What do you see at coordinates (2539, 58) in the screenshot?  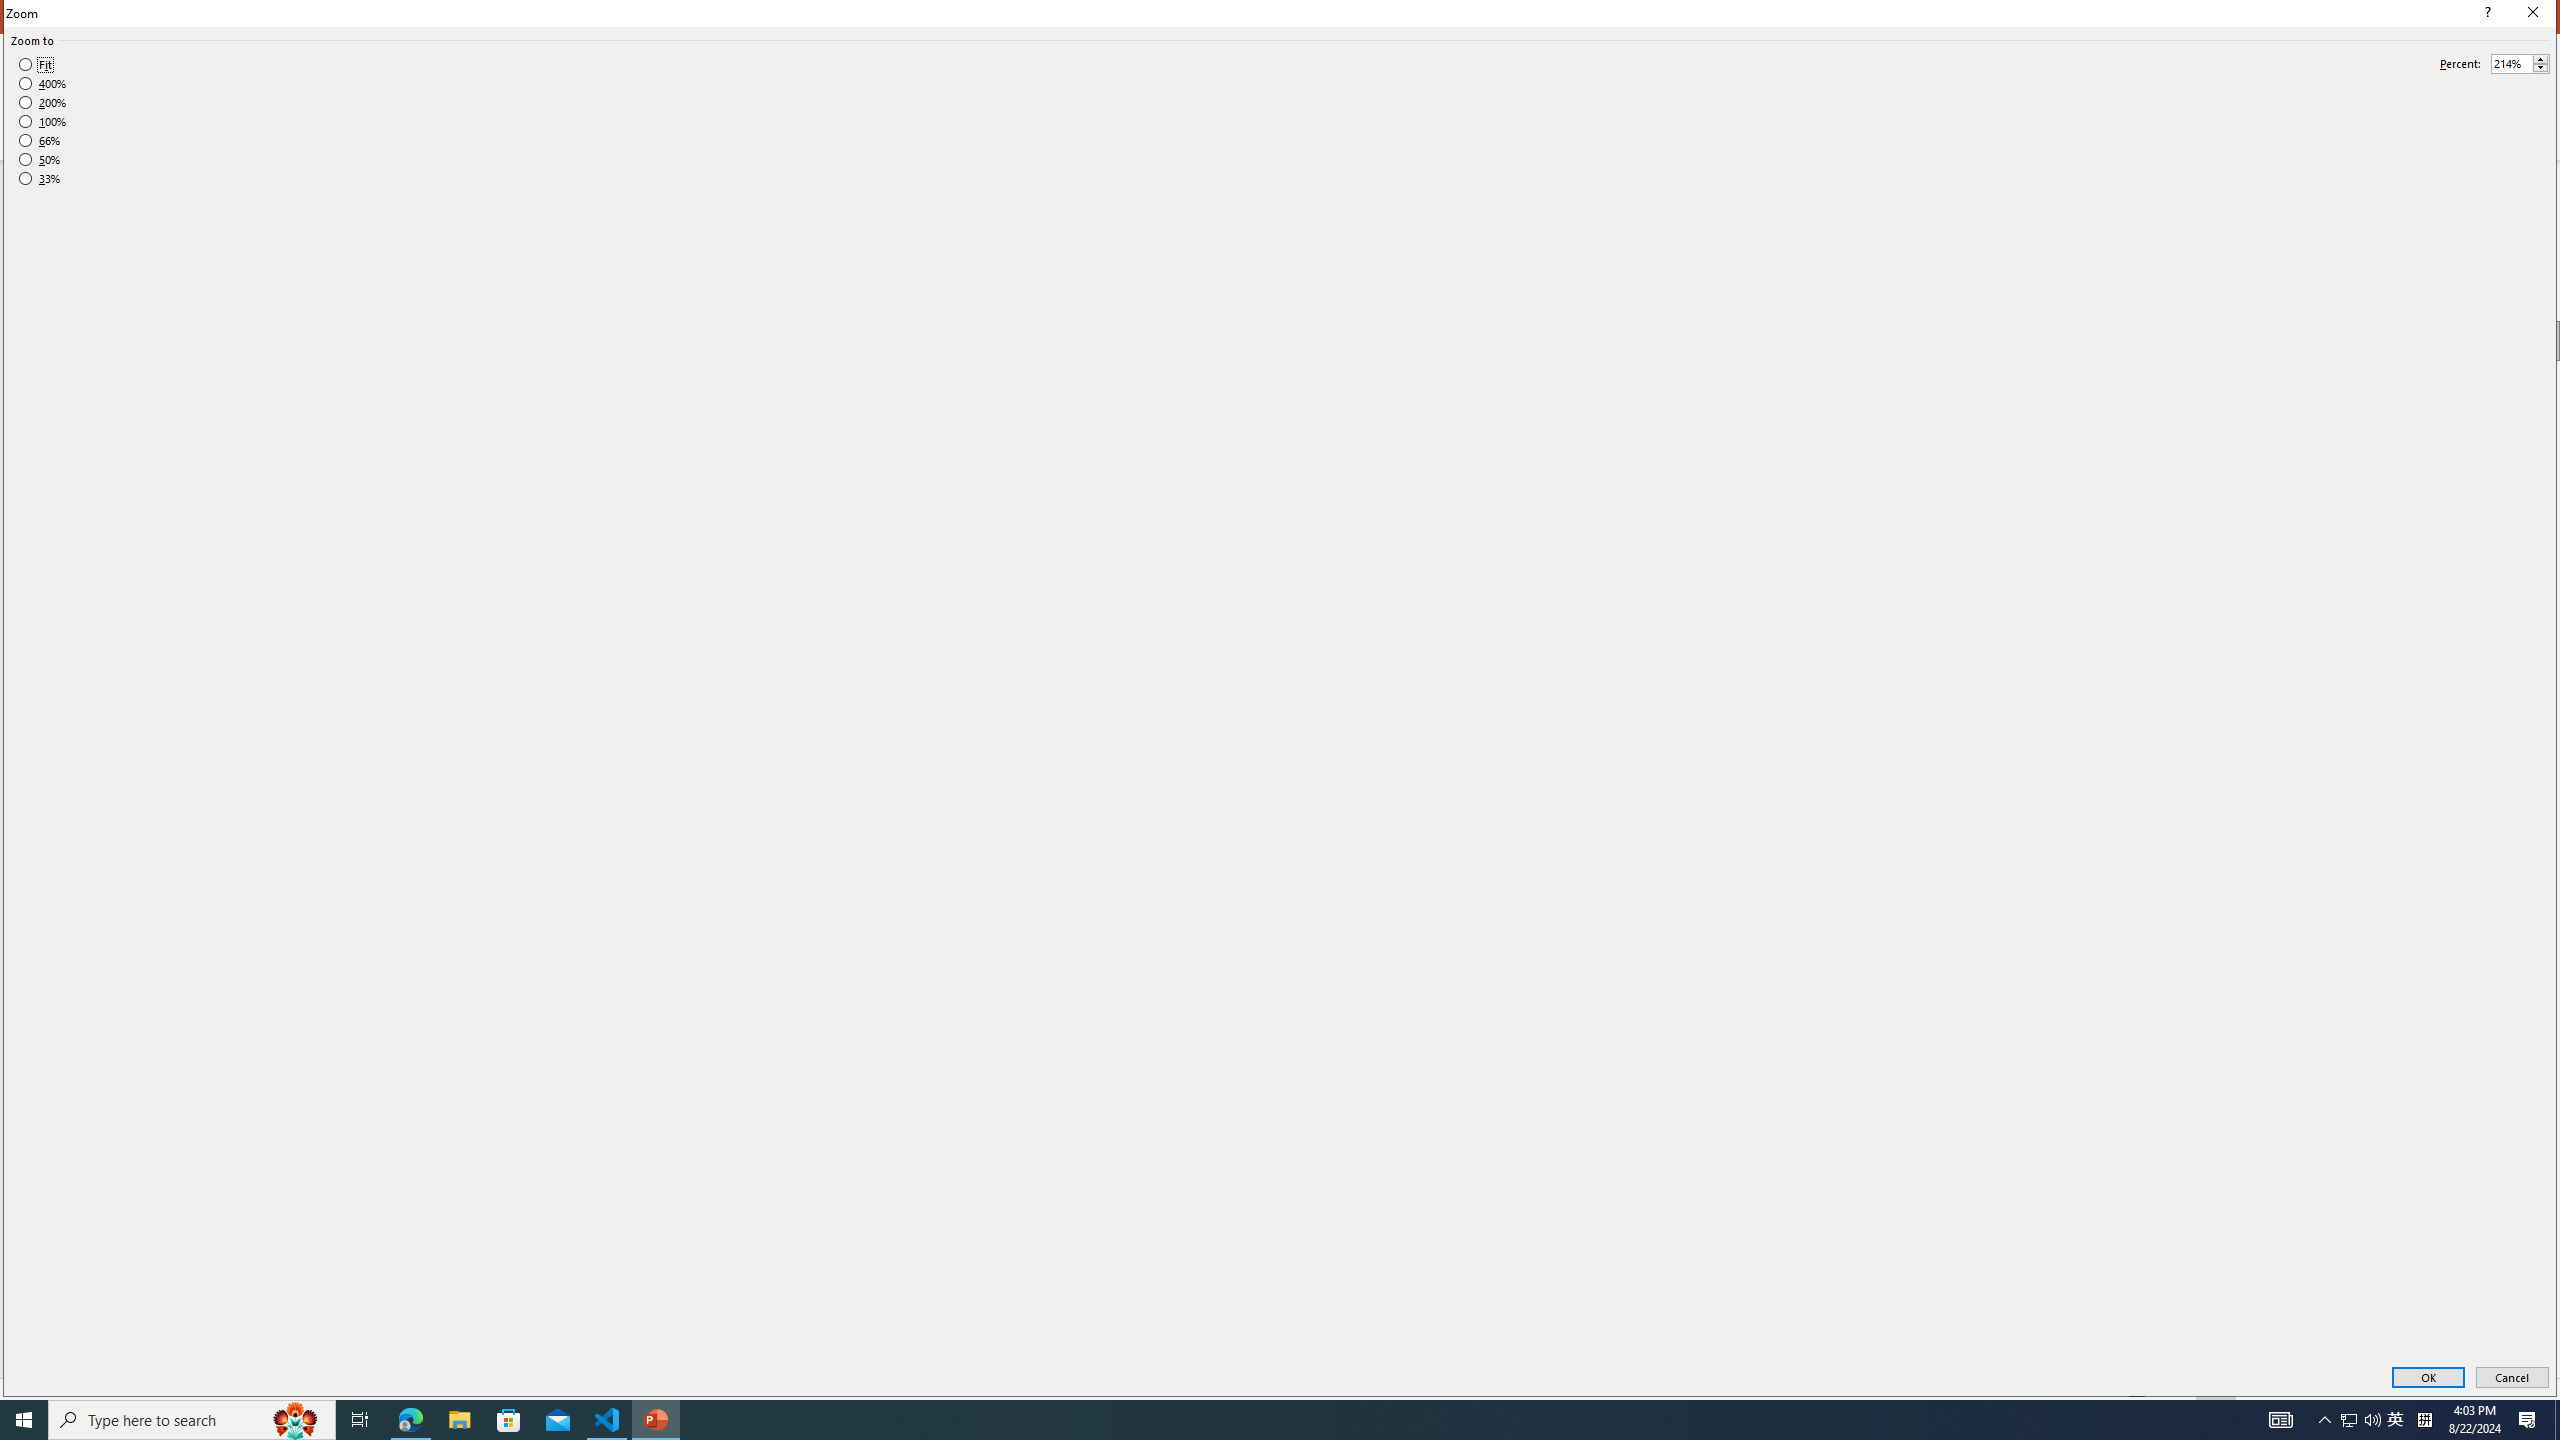 I see `'More'` at bounding box center [2539, 58].